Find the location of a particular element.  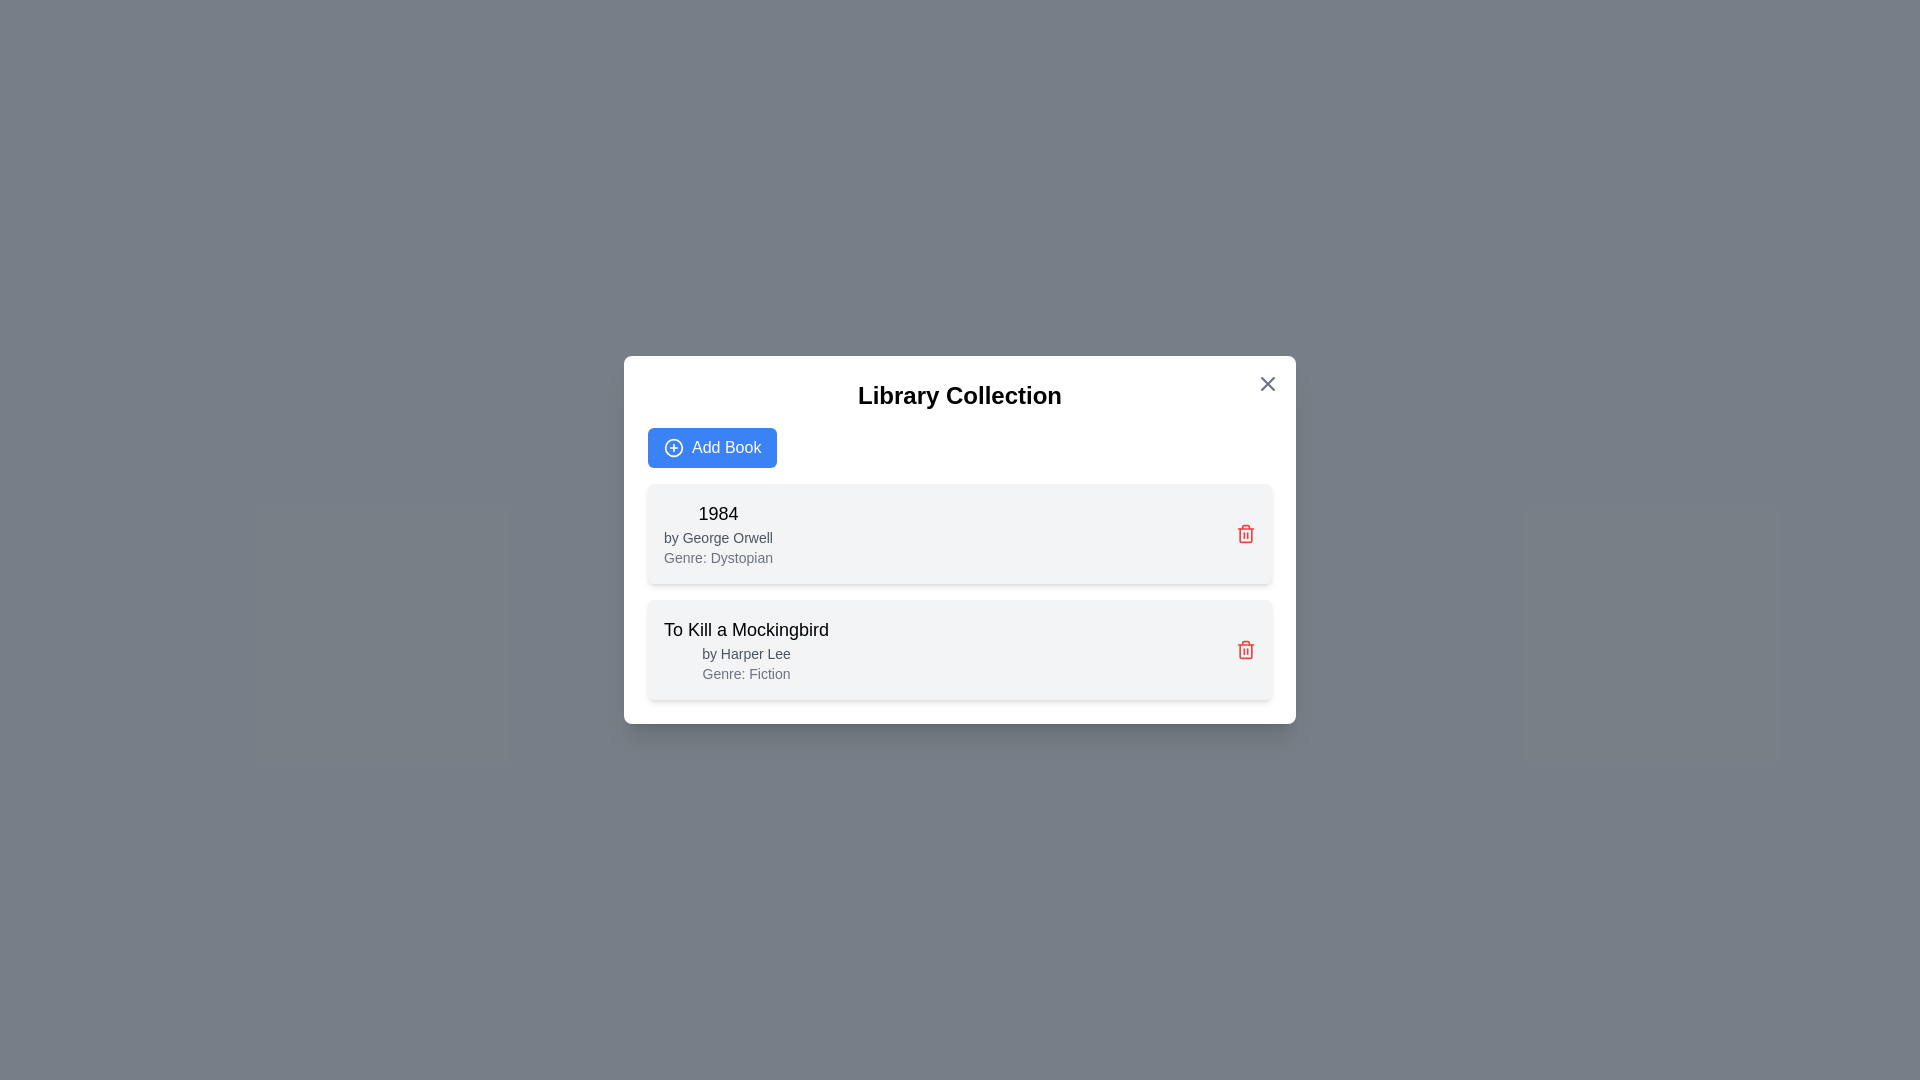

the blue 'Add Book' button with white text and a plus-circle icon to activate its hover effects is located at coordinates (712, 446).